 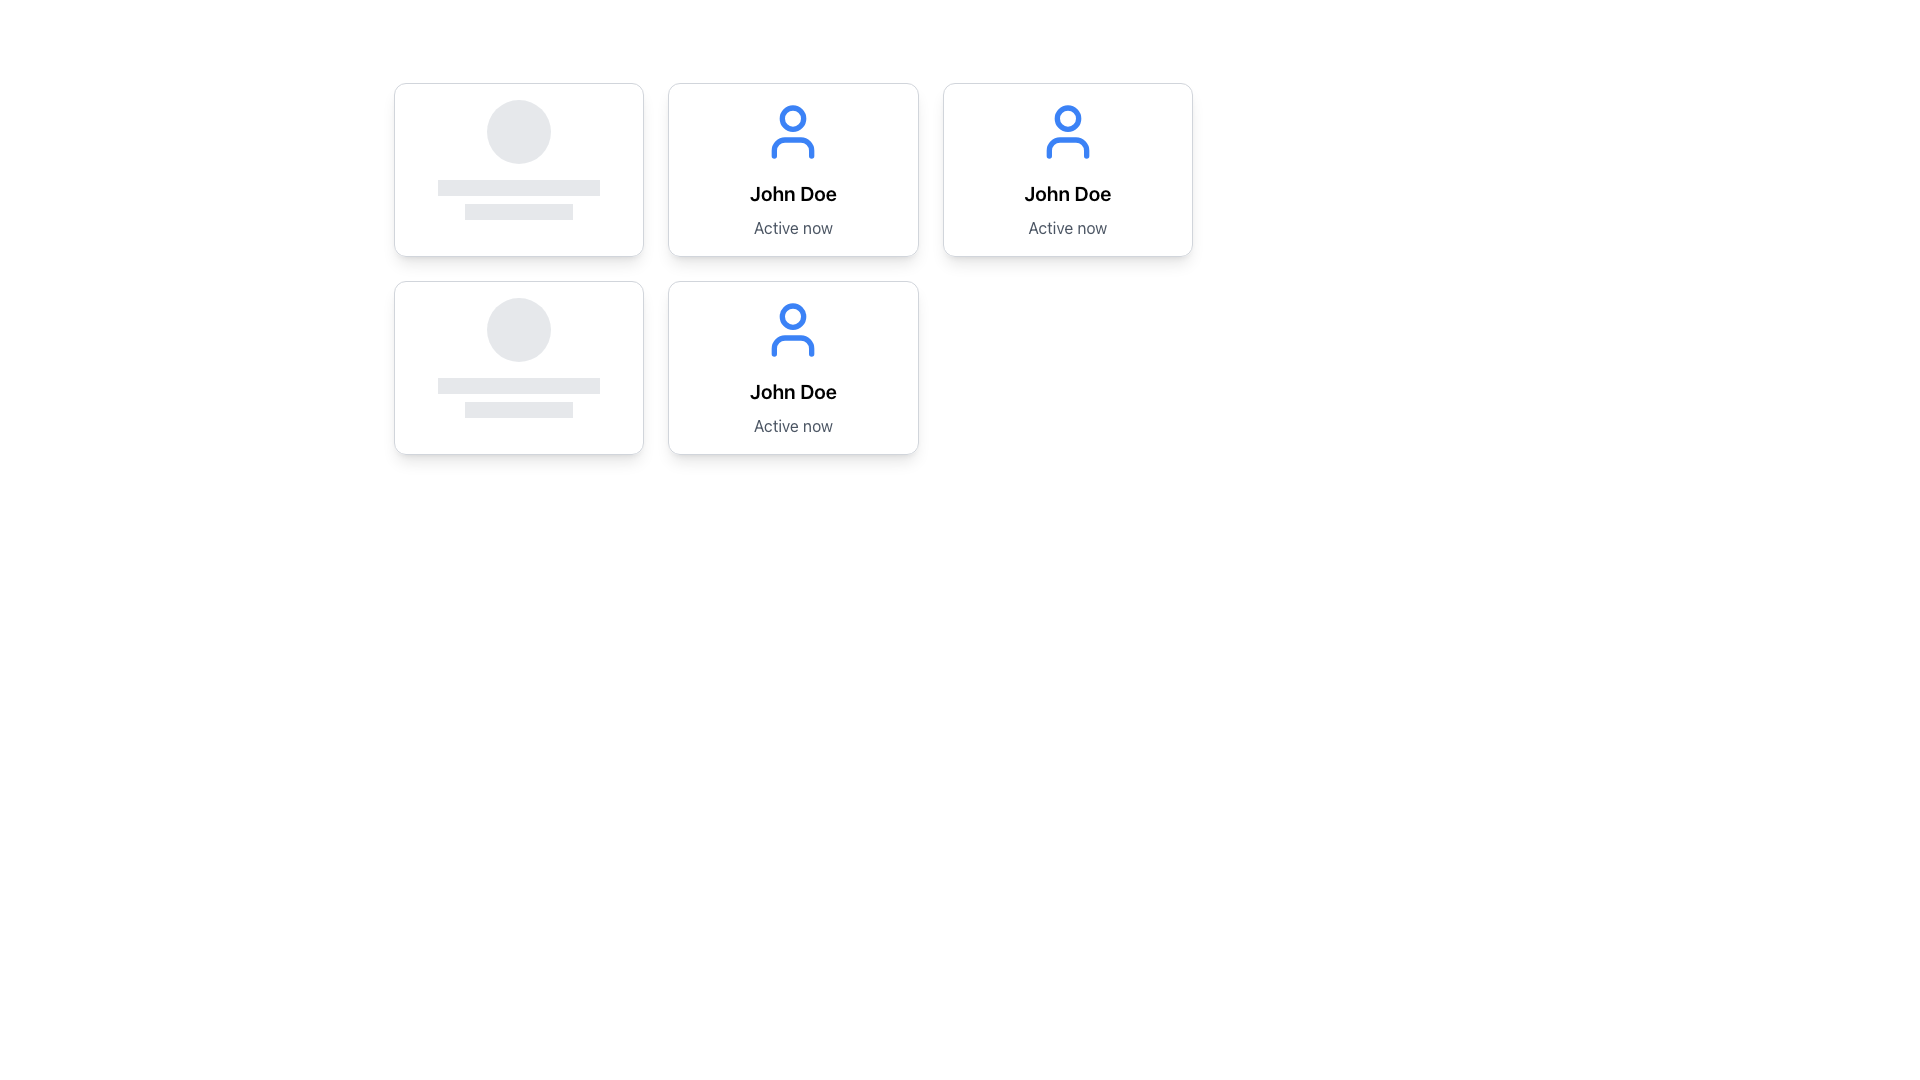 I want to click on the small circular SVG element located within the upper section of the blue-outlined user icon on the second card from the left in the grid, so click(x=792, y=118).